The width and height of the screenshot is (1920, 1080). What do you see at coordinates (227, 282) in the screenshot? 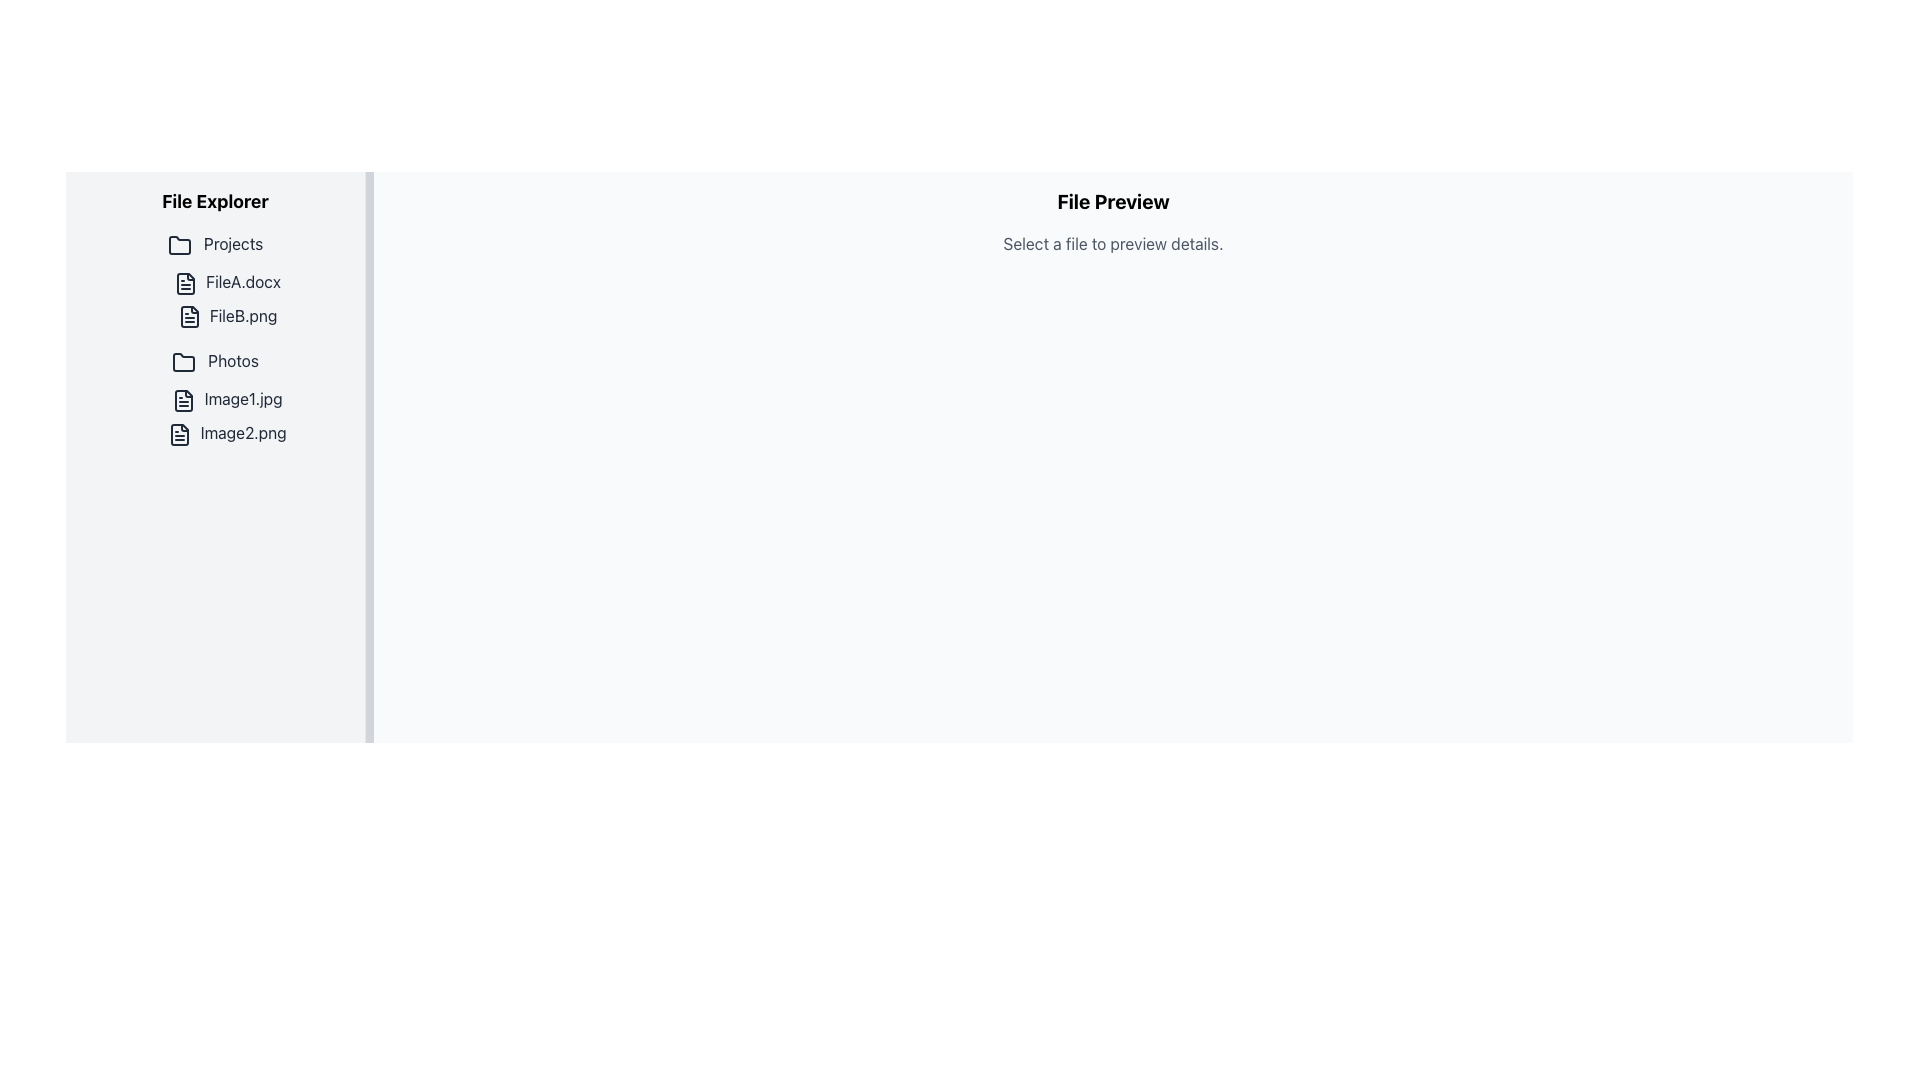
I see `the list item labeled 'FileA.docx' in the file navigation panel` at bounding box center [227, 282].